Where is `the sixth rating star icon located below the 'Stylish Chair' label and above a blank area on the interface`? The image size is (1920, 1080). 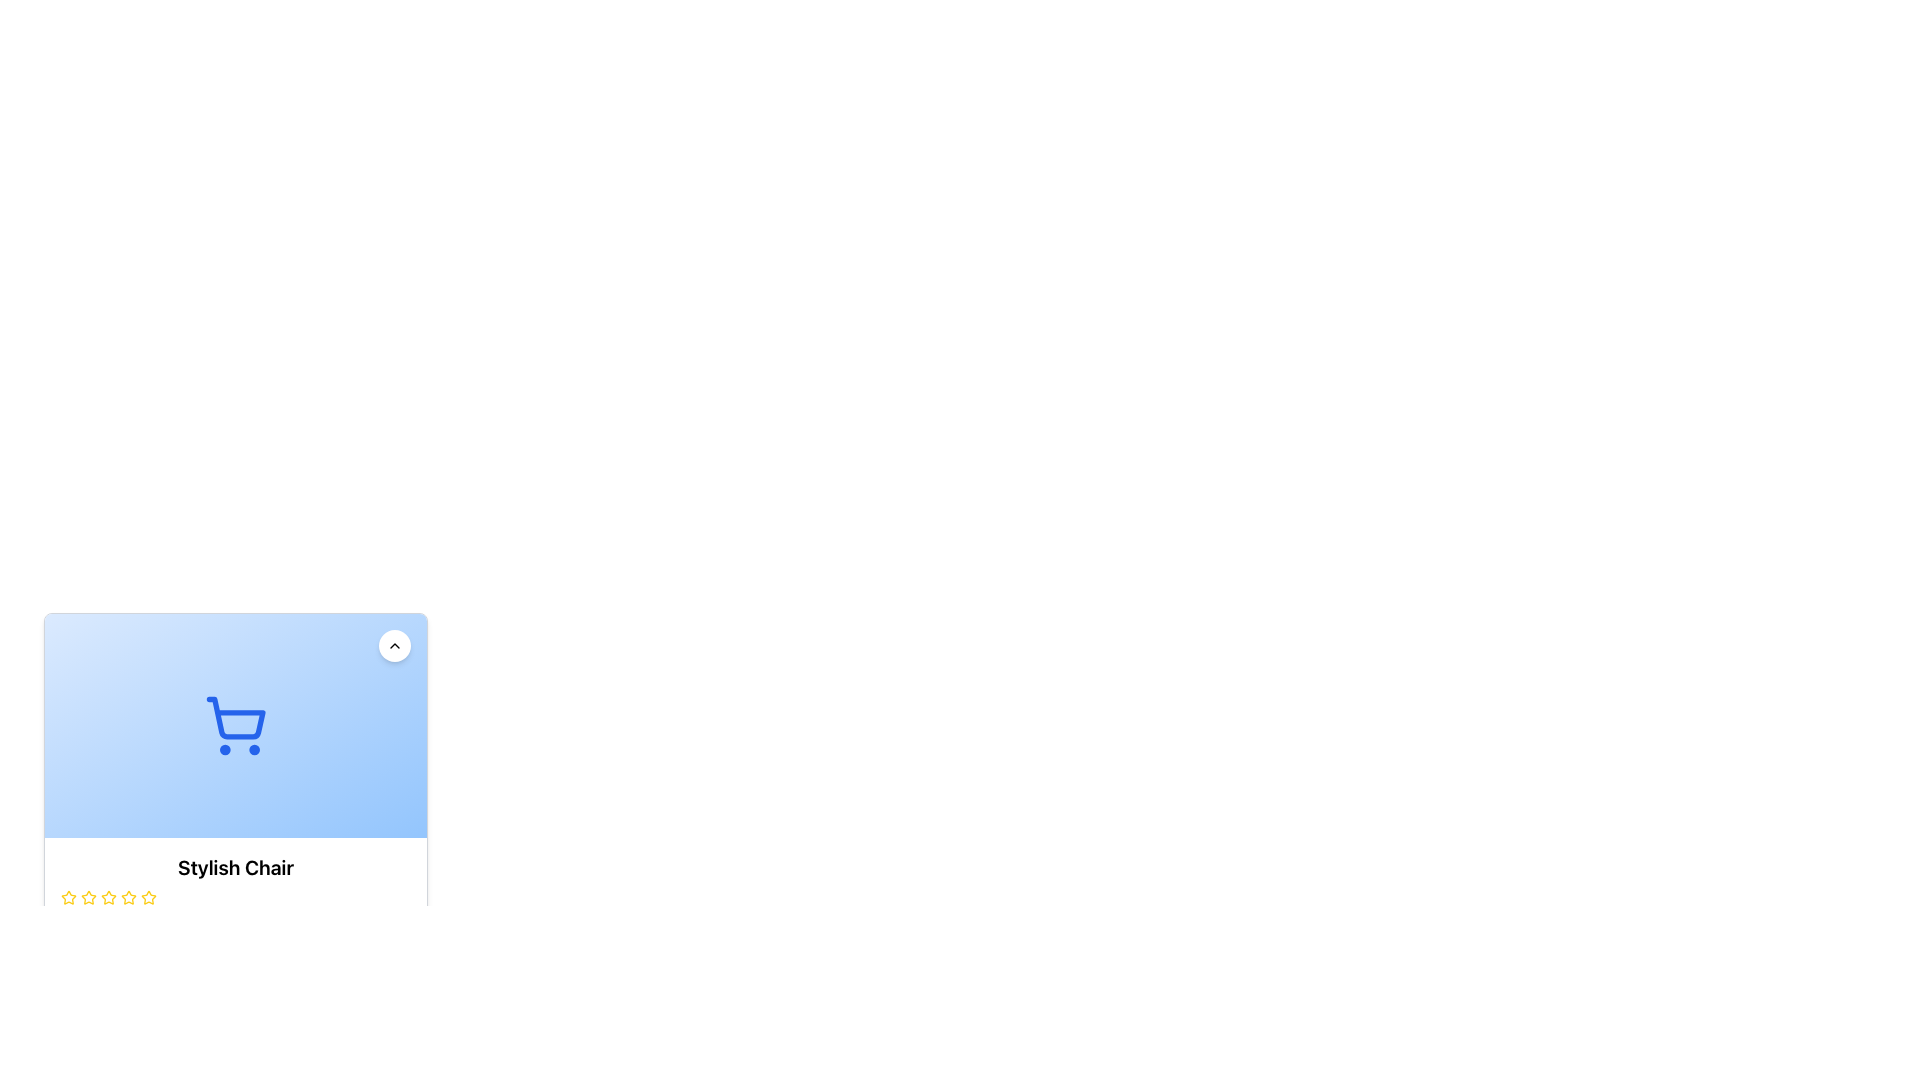
the sixth rating star icon located below the 'Stylish Chair' label and above a blank area on the interface is located at coordinates (147, 897).